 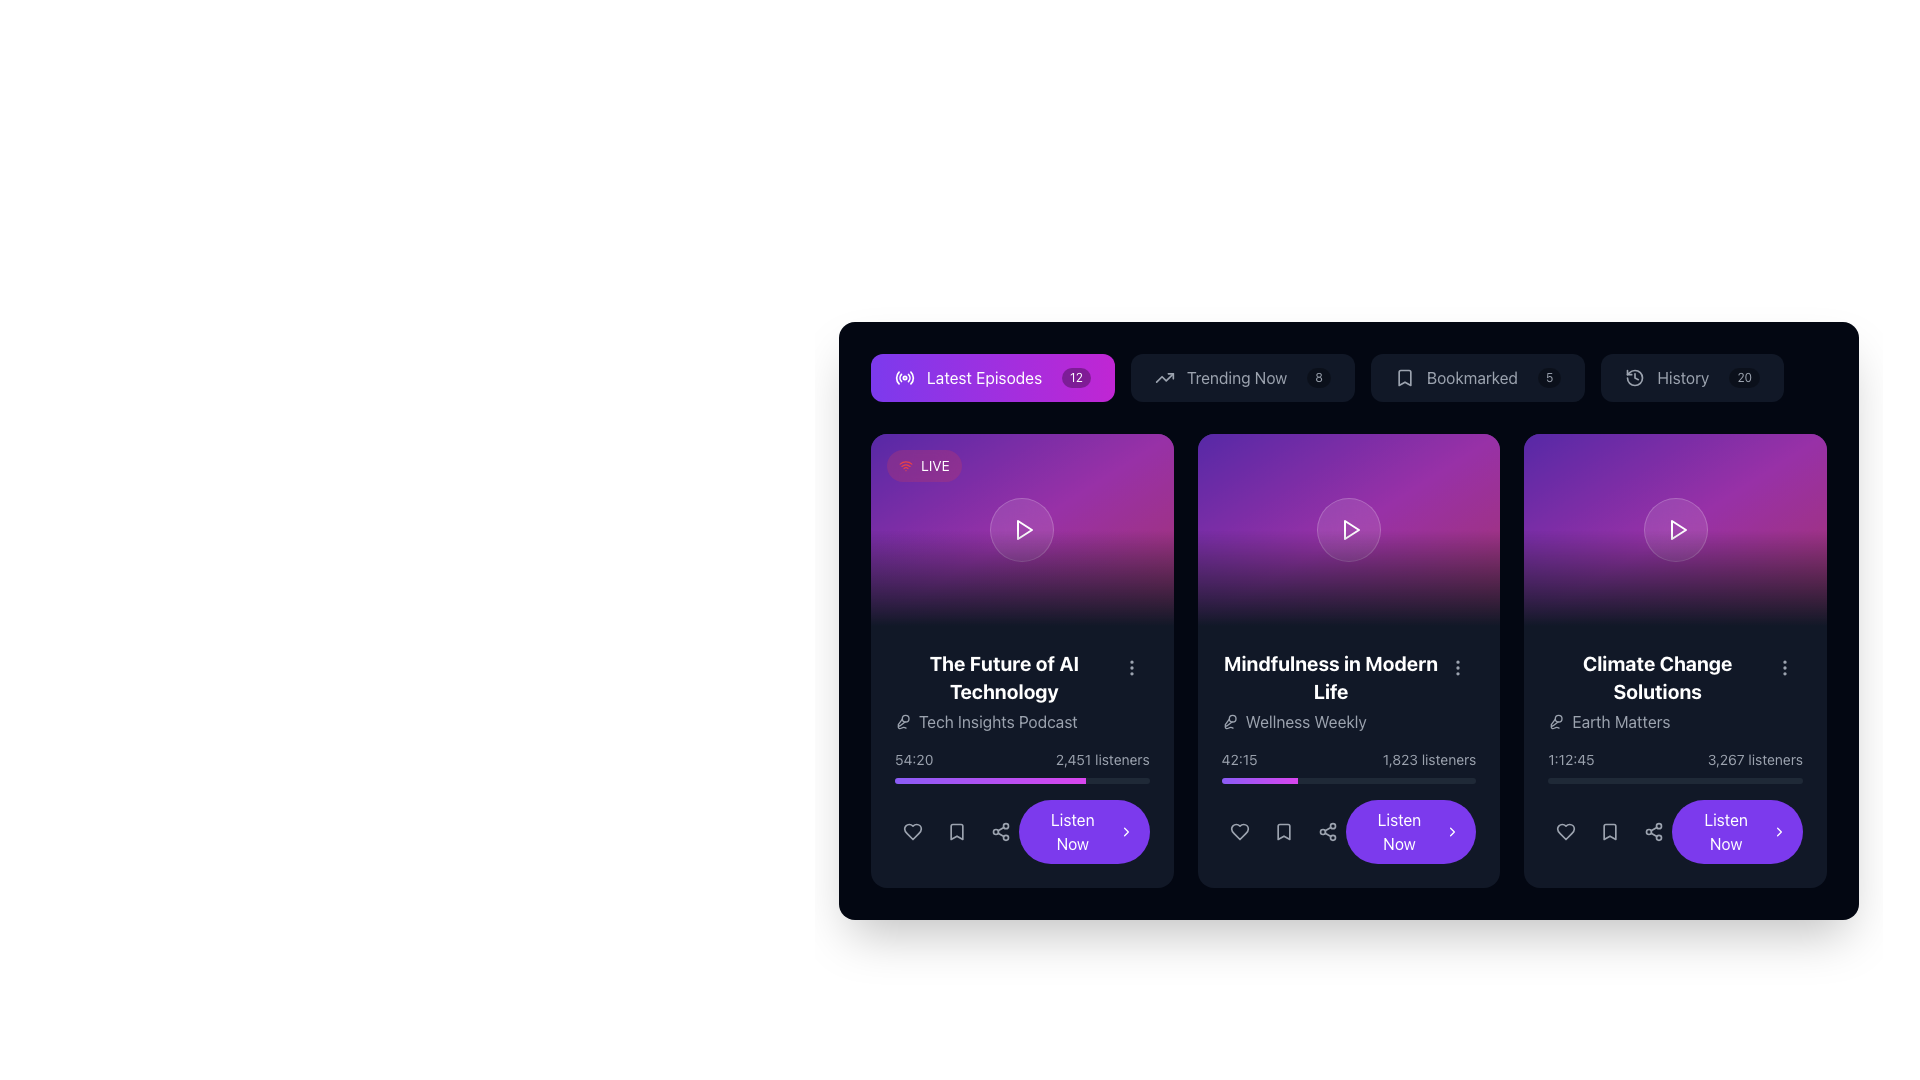 What do you see at coordinates (1283, 832) in the screenshot?
I see `the second button in the row of three buttons under the 'Mindfulness in Modern Life' card to bookmark the content` at bounding box center [1283, 832].